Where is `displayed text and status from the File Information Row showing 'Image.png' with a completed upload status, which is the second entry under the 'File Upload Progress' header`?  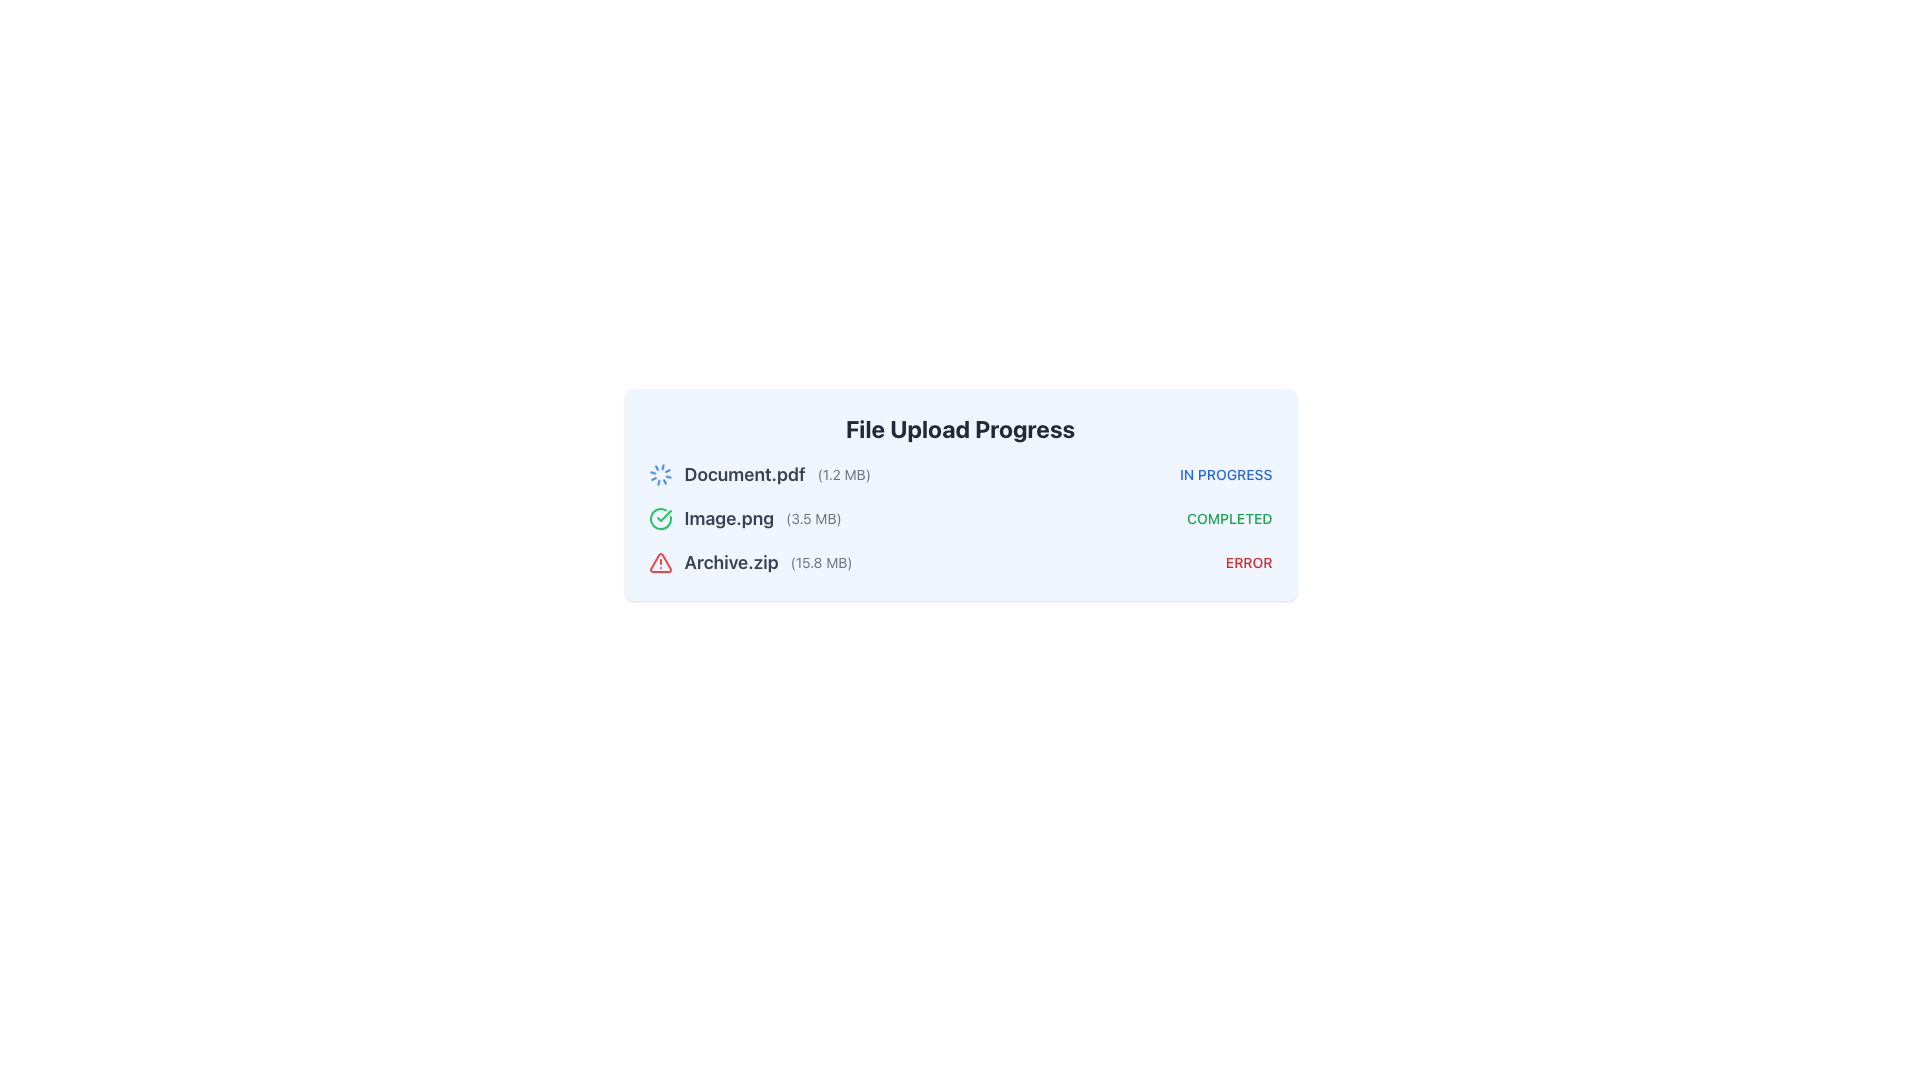 displayed text and status from the File Information Row showing 'Image.png' with a completed upload status, which is the second entry under the 'File Upload Progress' header is located at coordinates (744, 518).